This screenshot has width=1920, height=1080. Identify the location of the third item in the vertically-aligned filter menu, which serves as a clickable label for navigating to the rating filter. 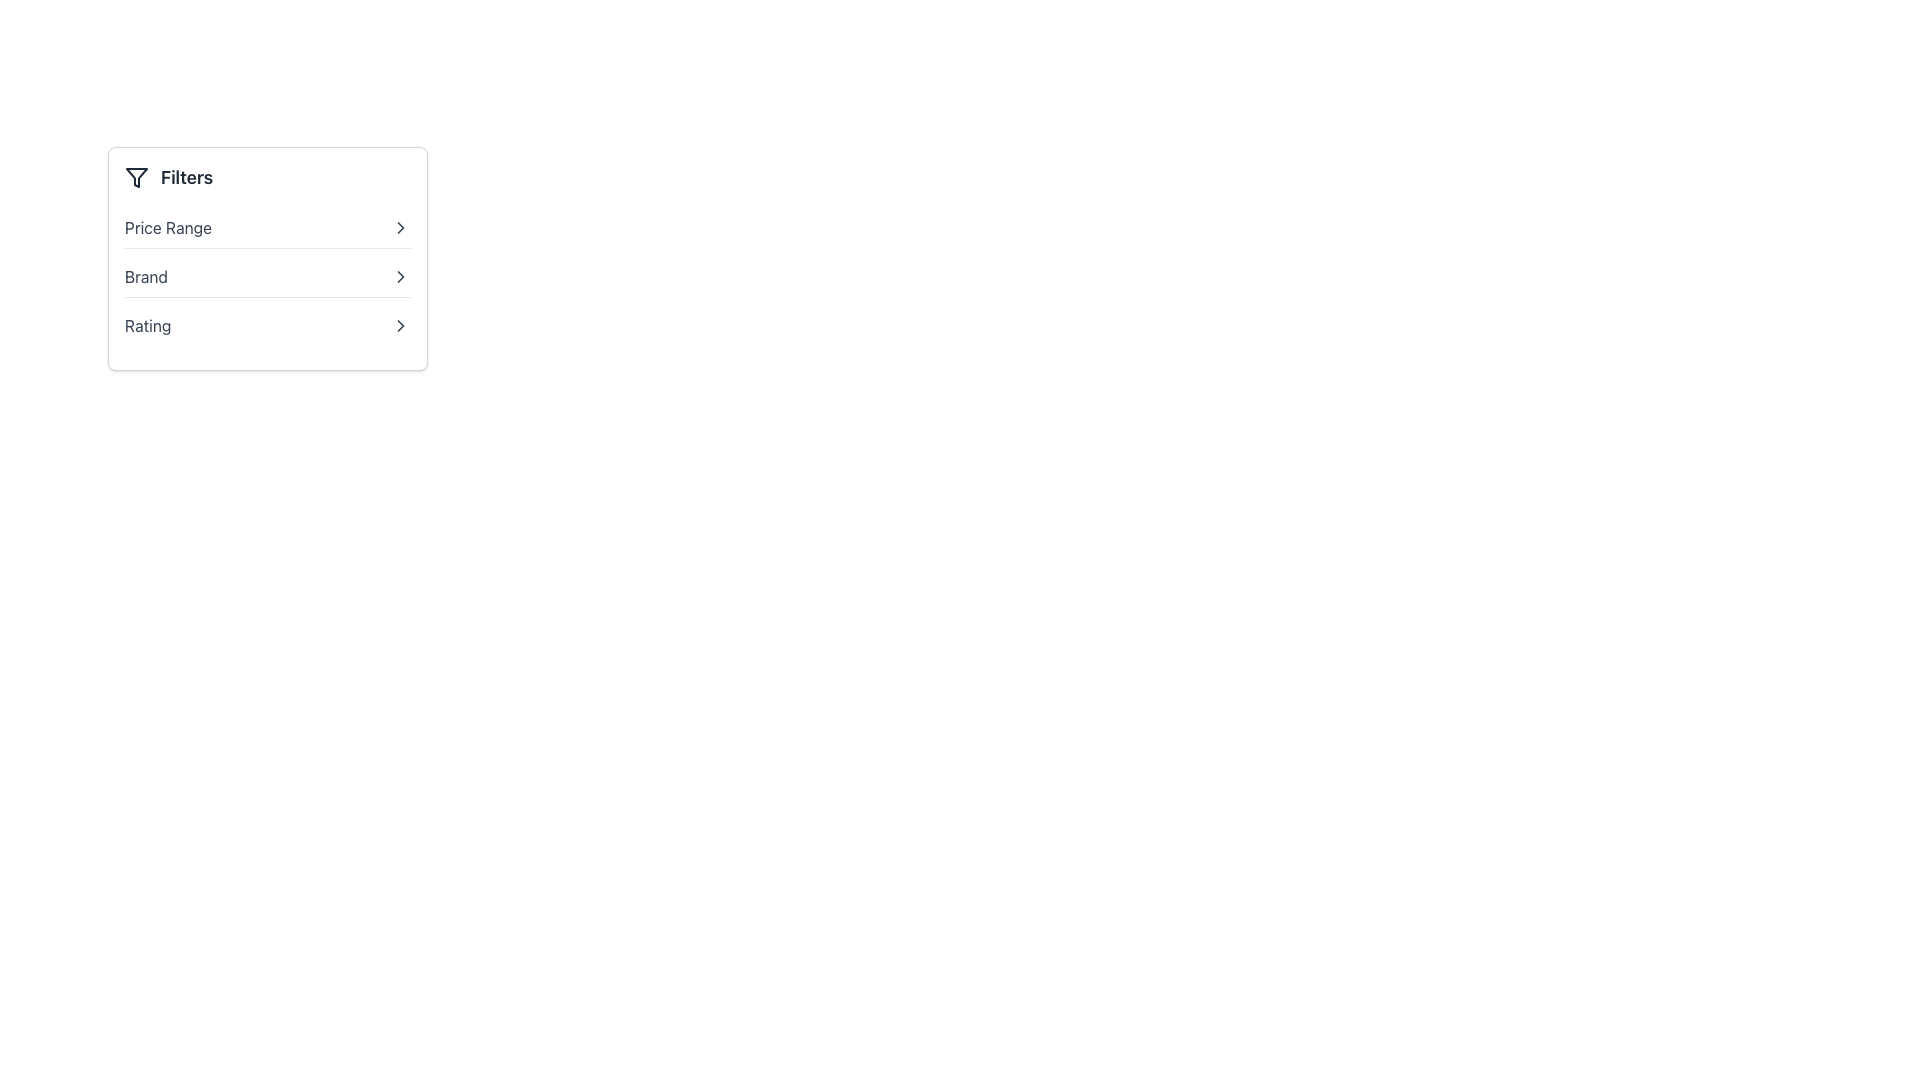
(147, 325).